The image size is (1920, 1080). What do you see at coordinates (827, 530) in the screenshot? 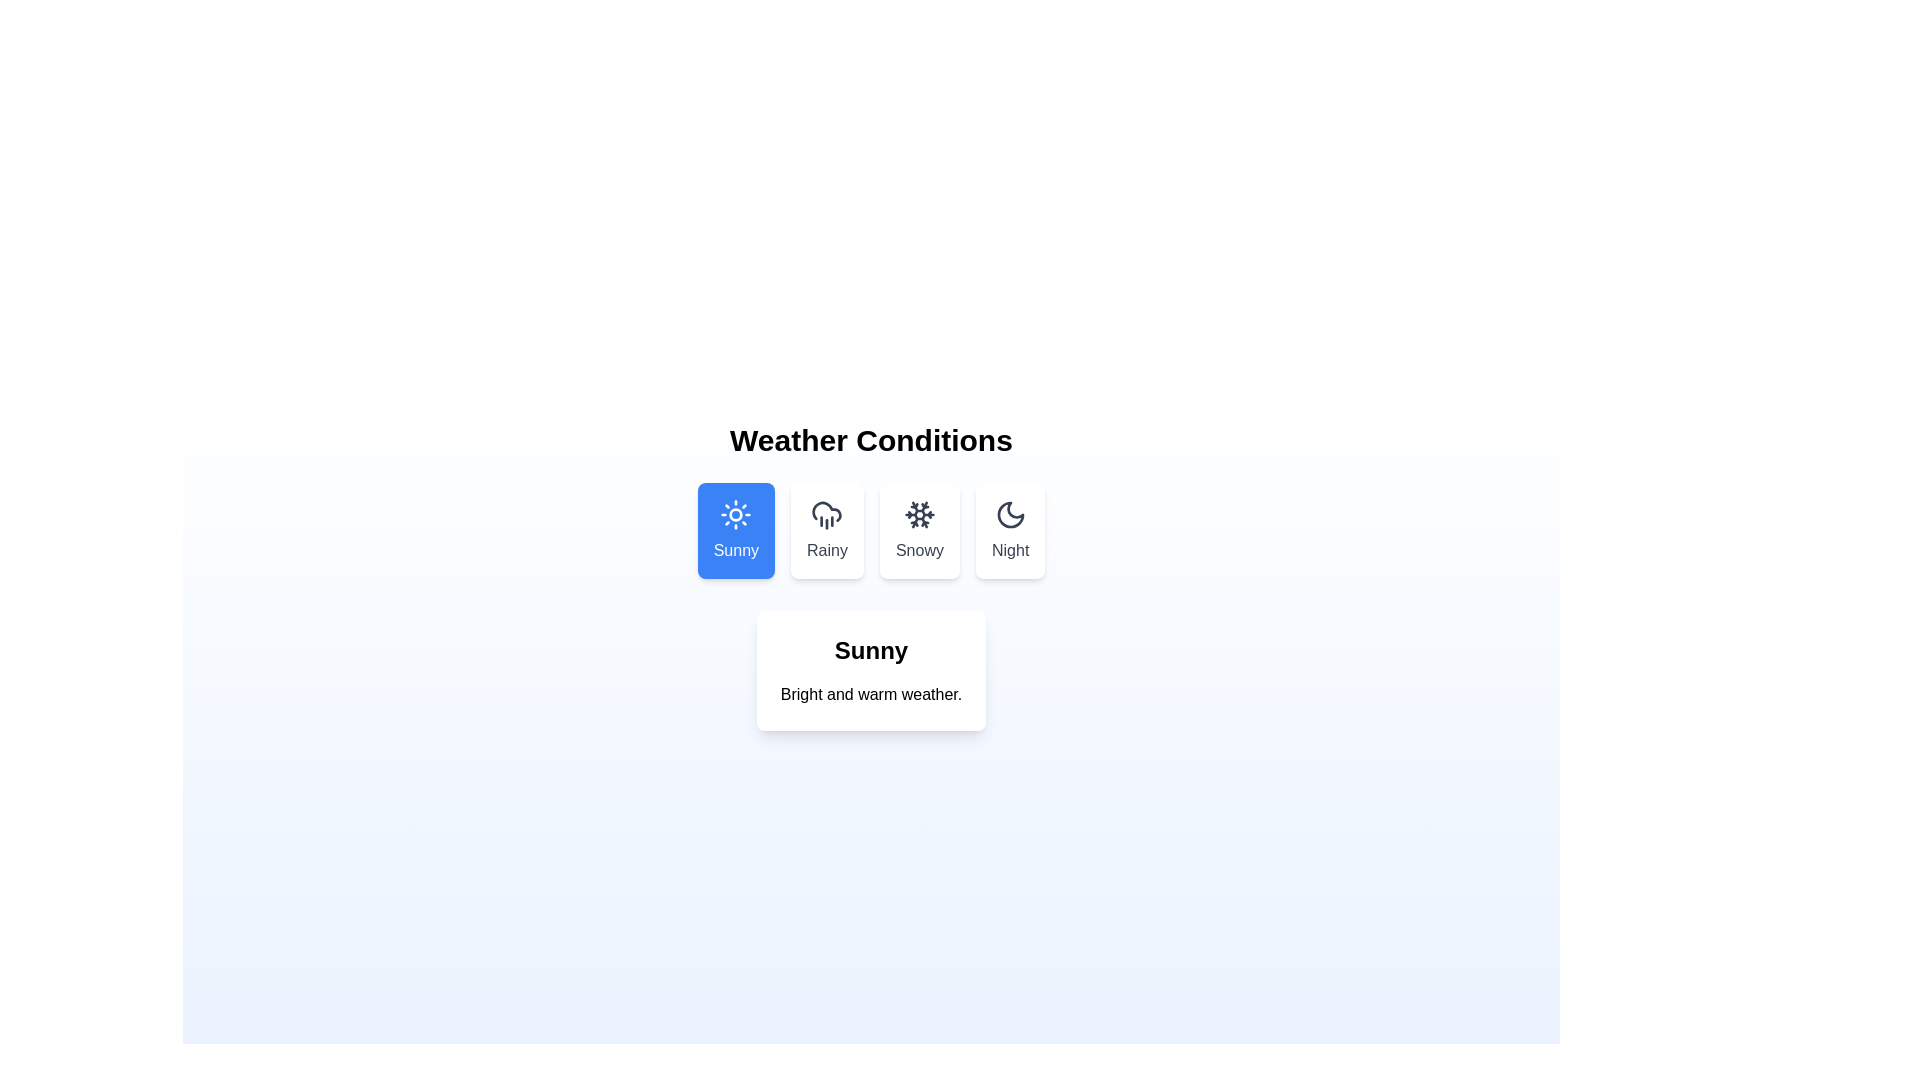
I see `the Rainy tab to view its weather condition` at bounding box center [827, 530].